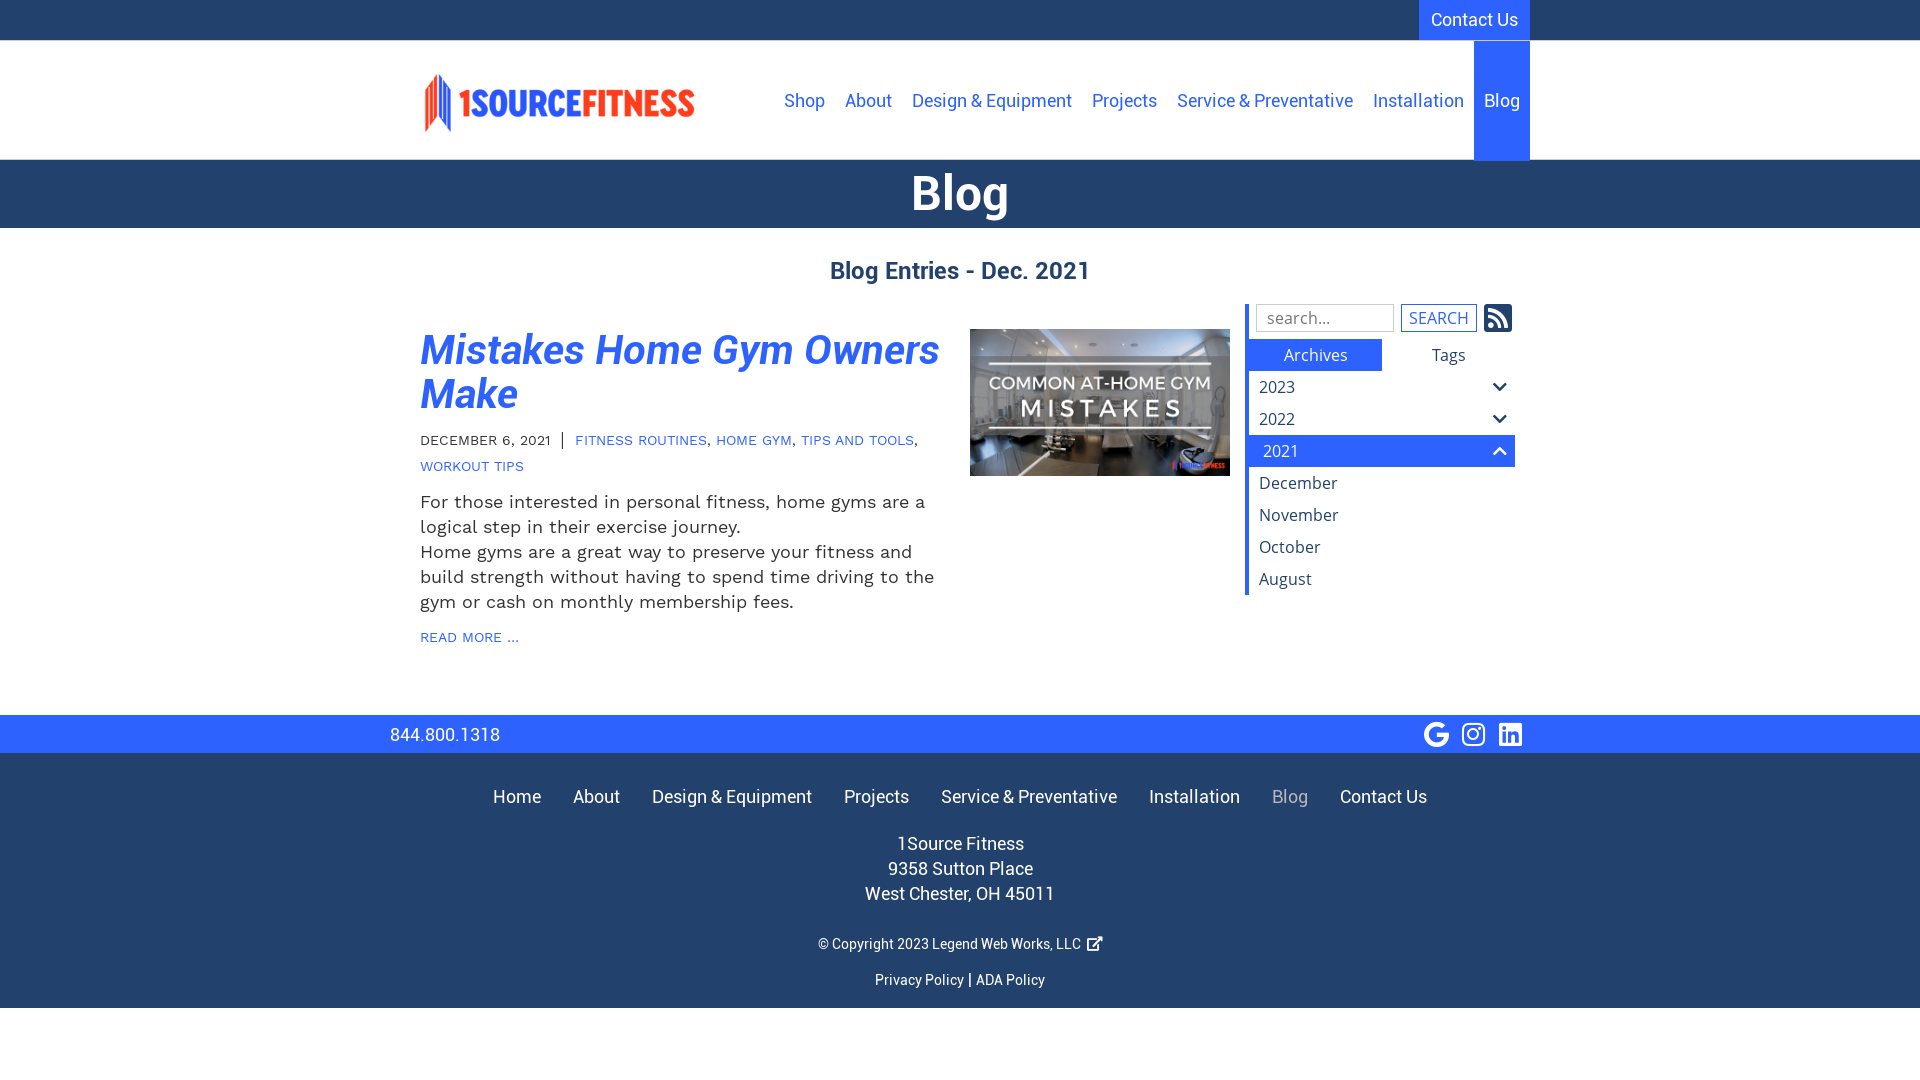  I want to click on 'August', so click(1381, 578).